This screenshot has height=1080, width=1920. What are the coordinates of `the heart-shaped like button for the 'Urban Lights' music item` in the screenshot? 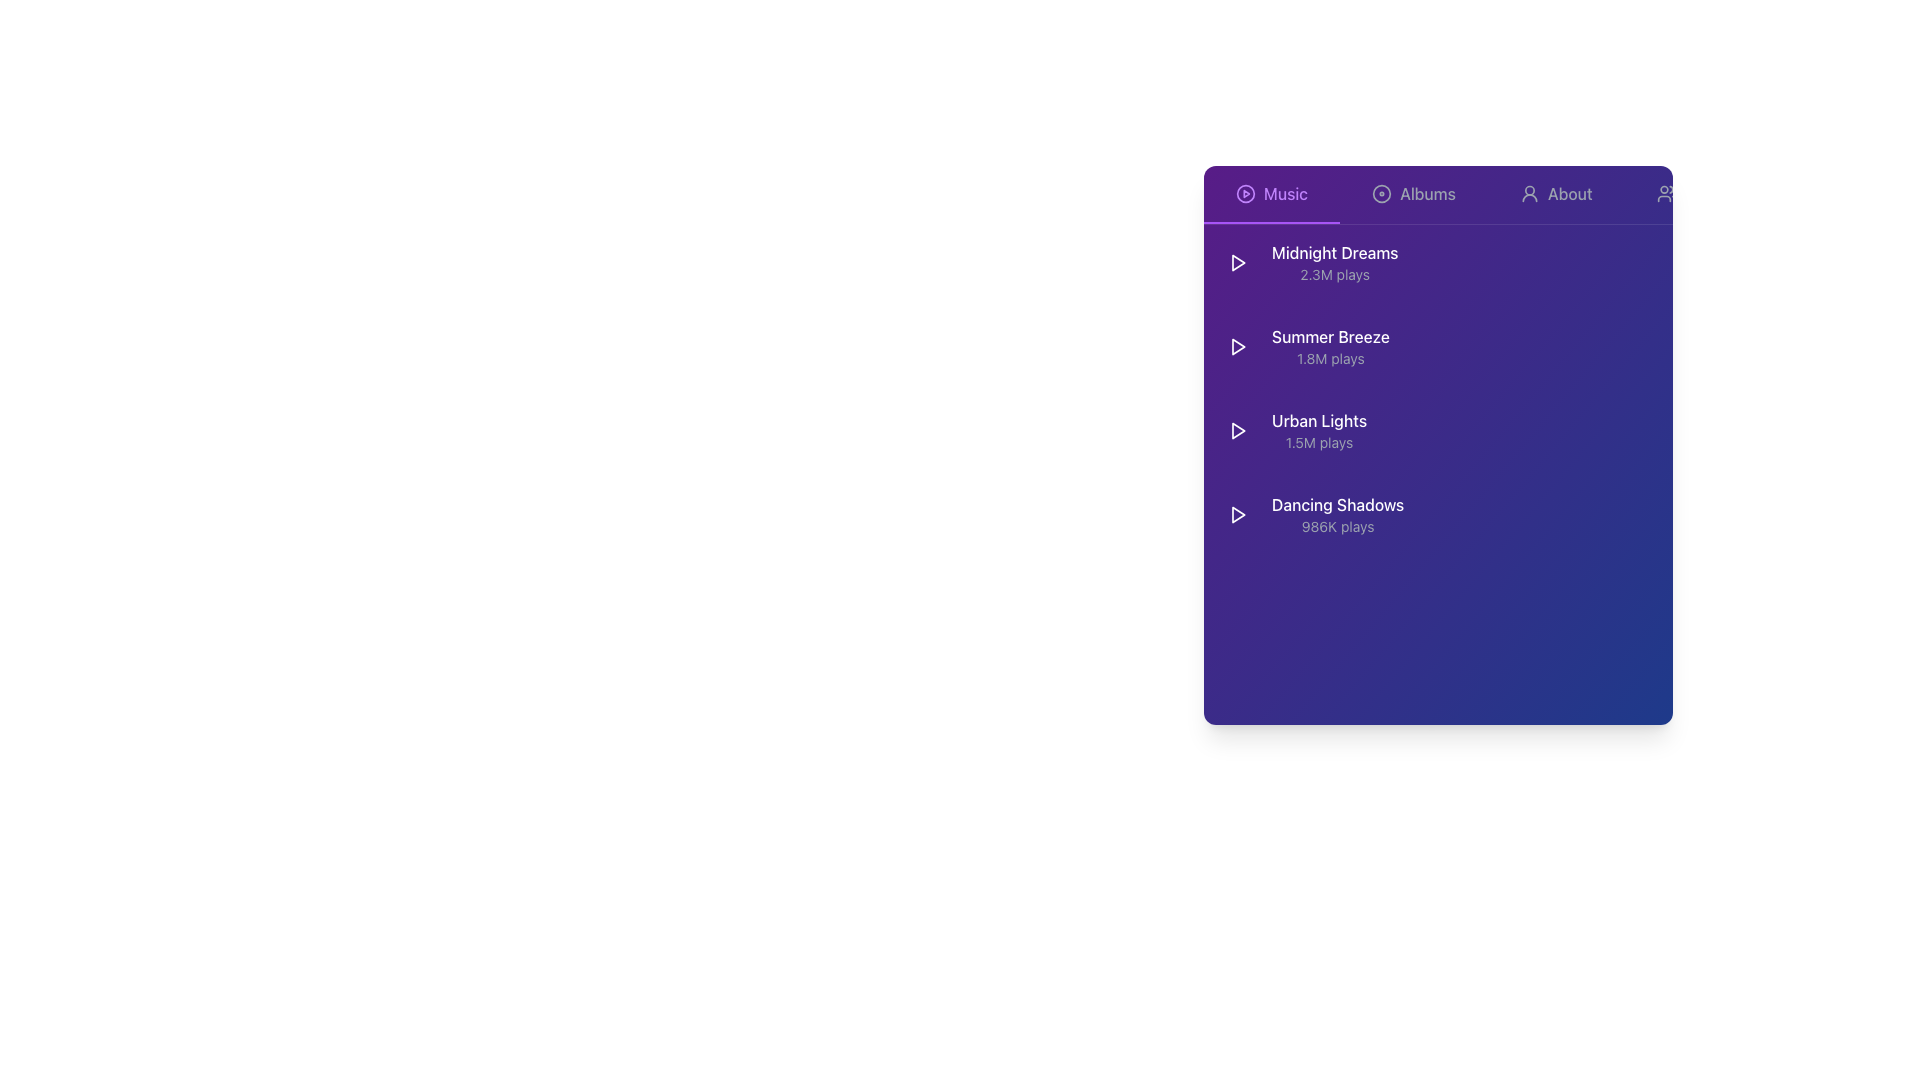 It's located at (1583, 430).